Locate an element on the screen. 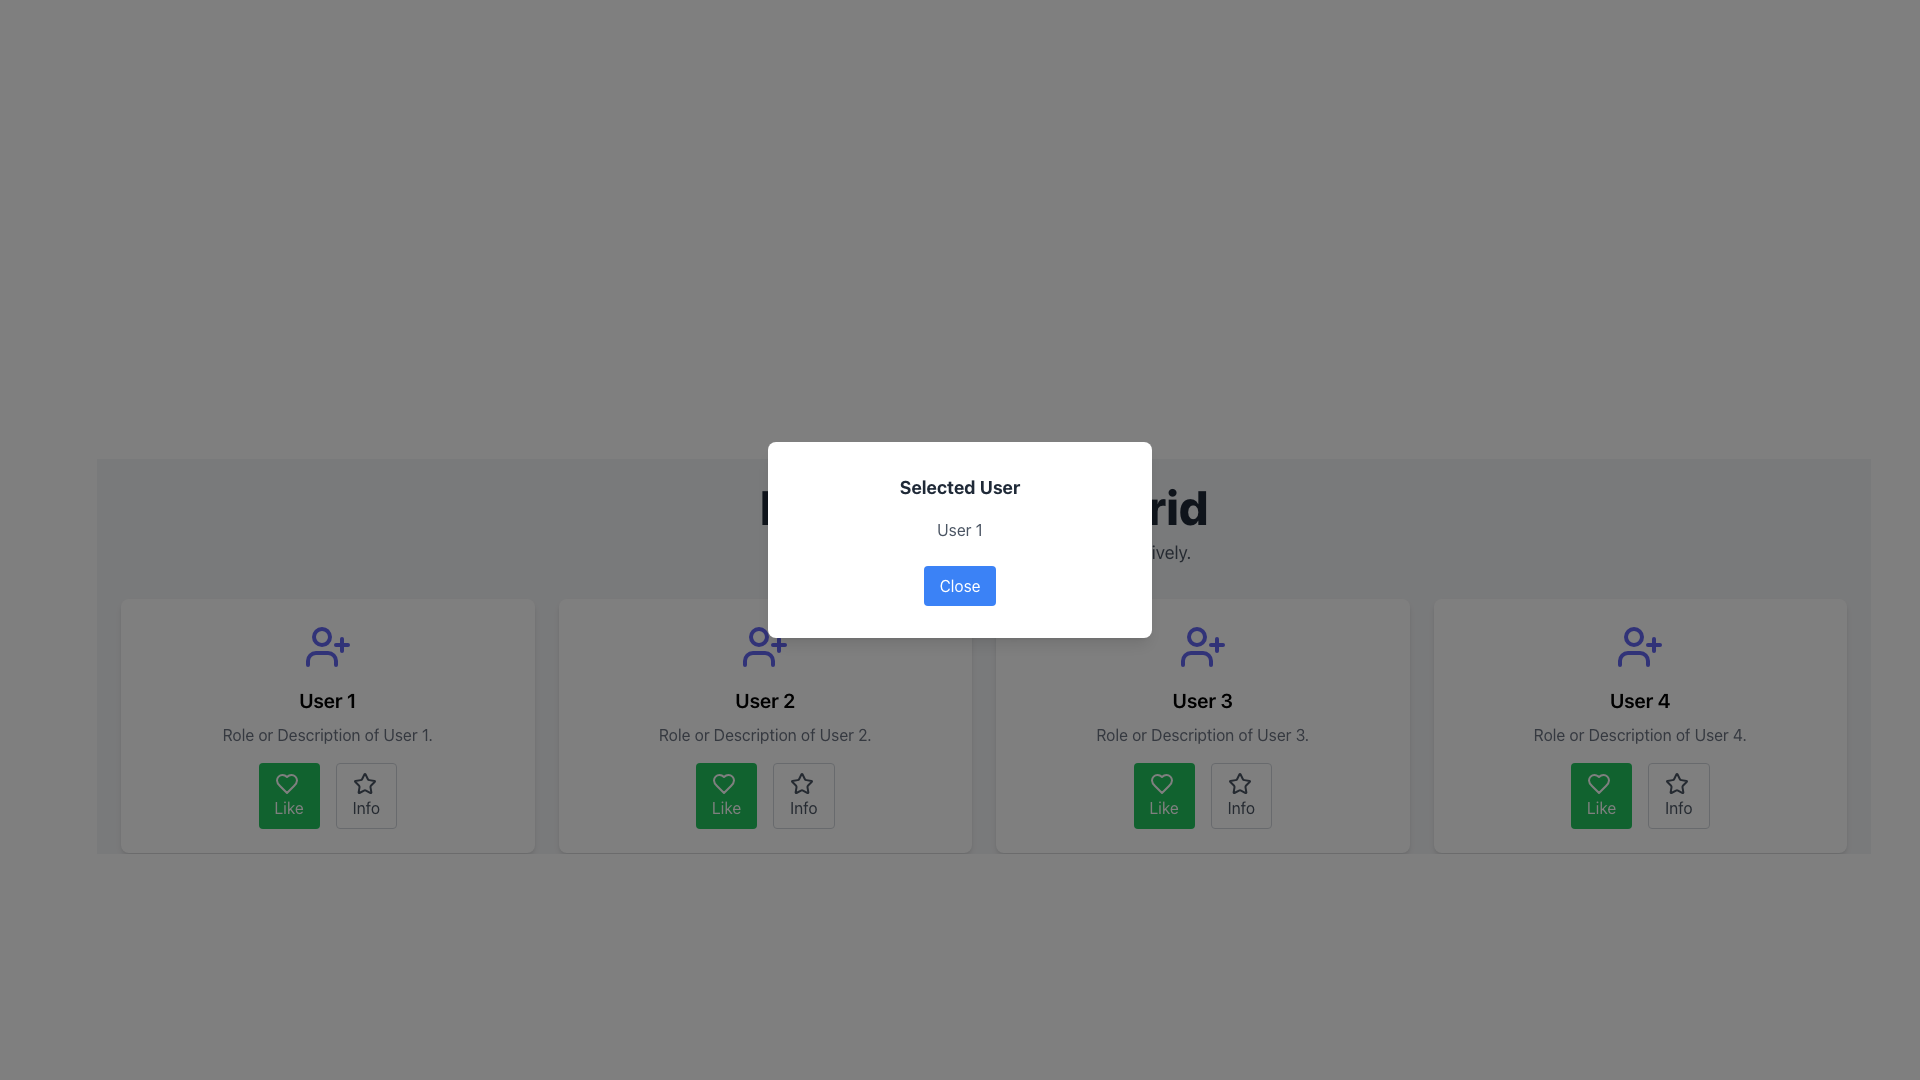  the heart icon button located in the bottom-left corner of 'User 1's card is located at coordinates (285, 782).